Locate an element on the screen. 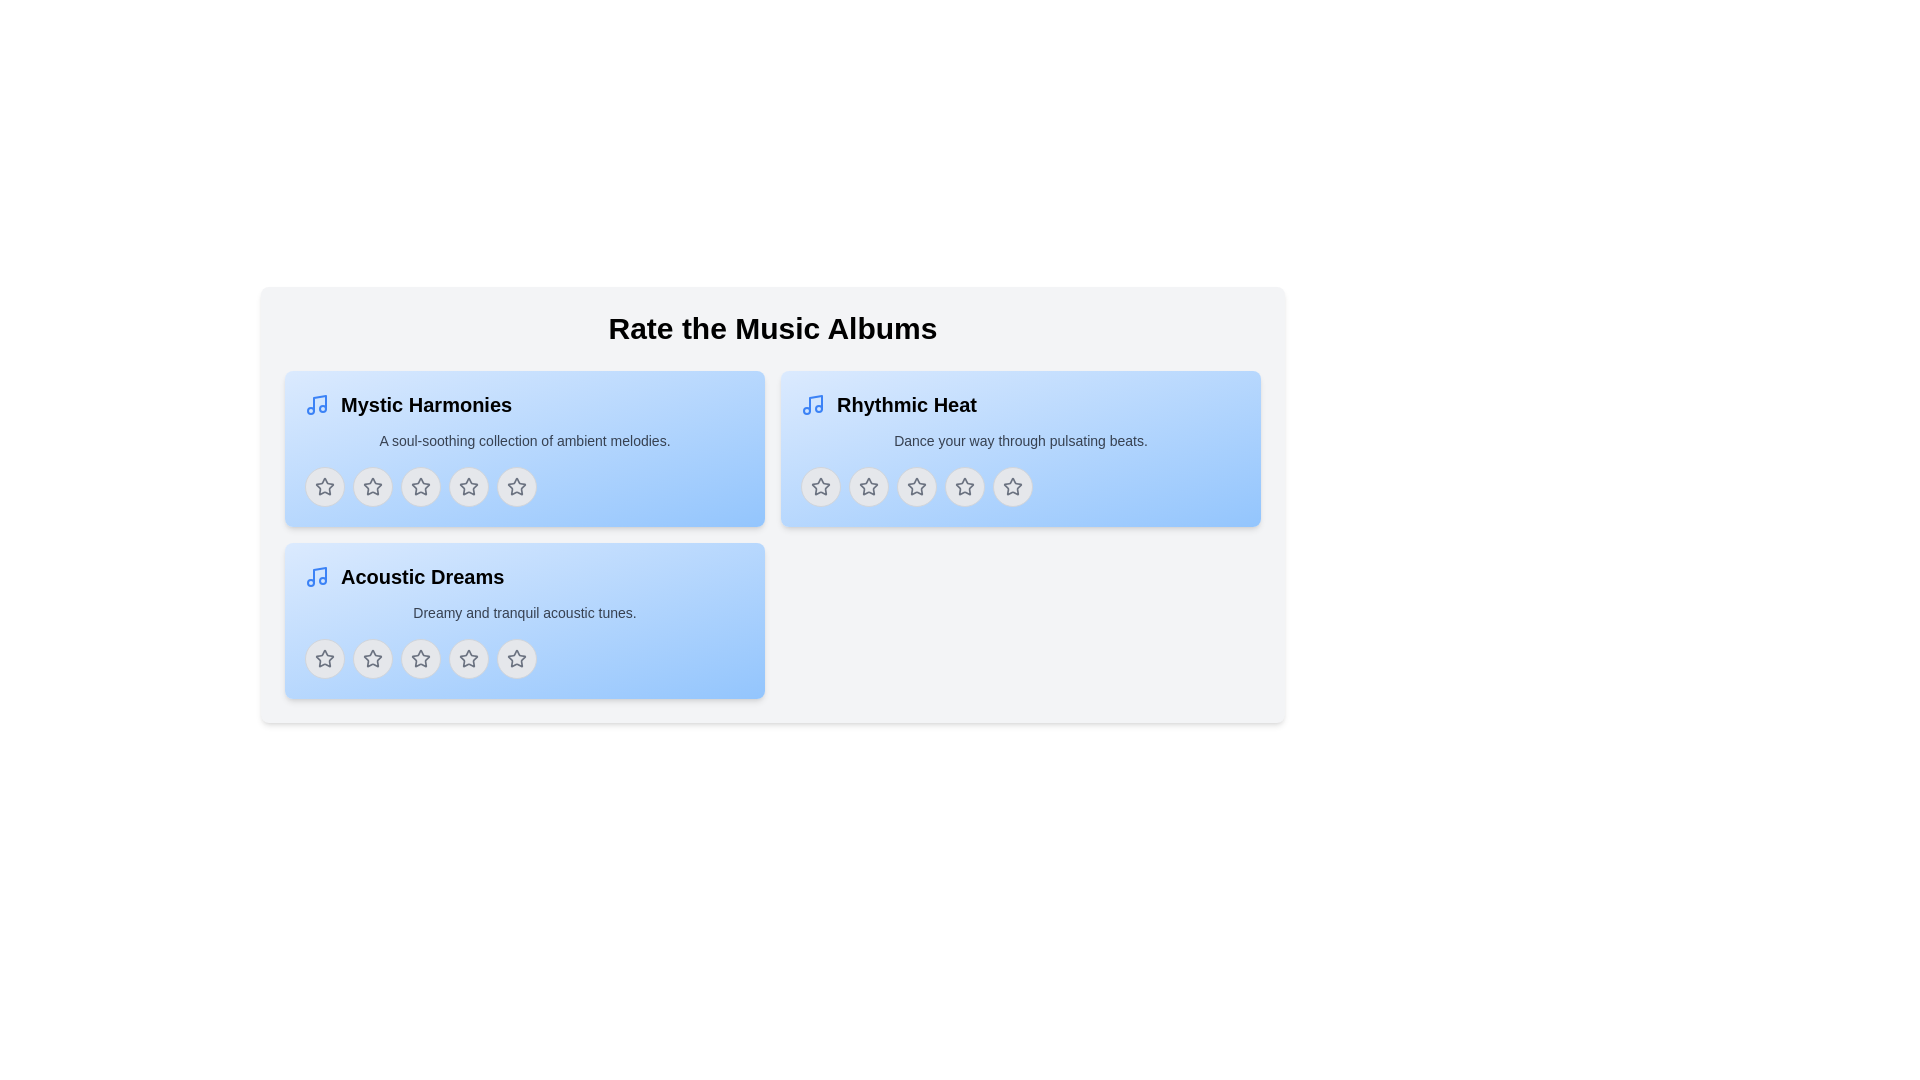 This screenshot has height=1080, width=1920. the fourth star-shaped icon button with outlined styling, located under the 'Acoustic Dreams' section, to observe interactive visual feedback is located at coordinates (468, 659).